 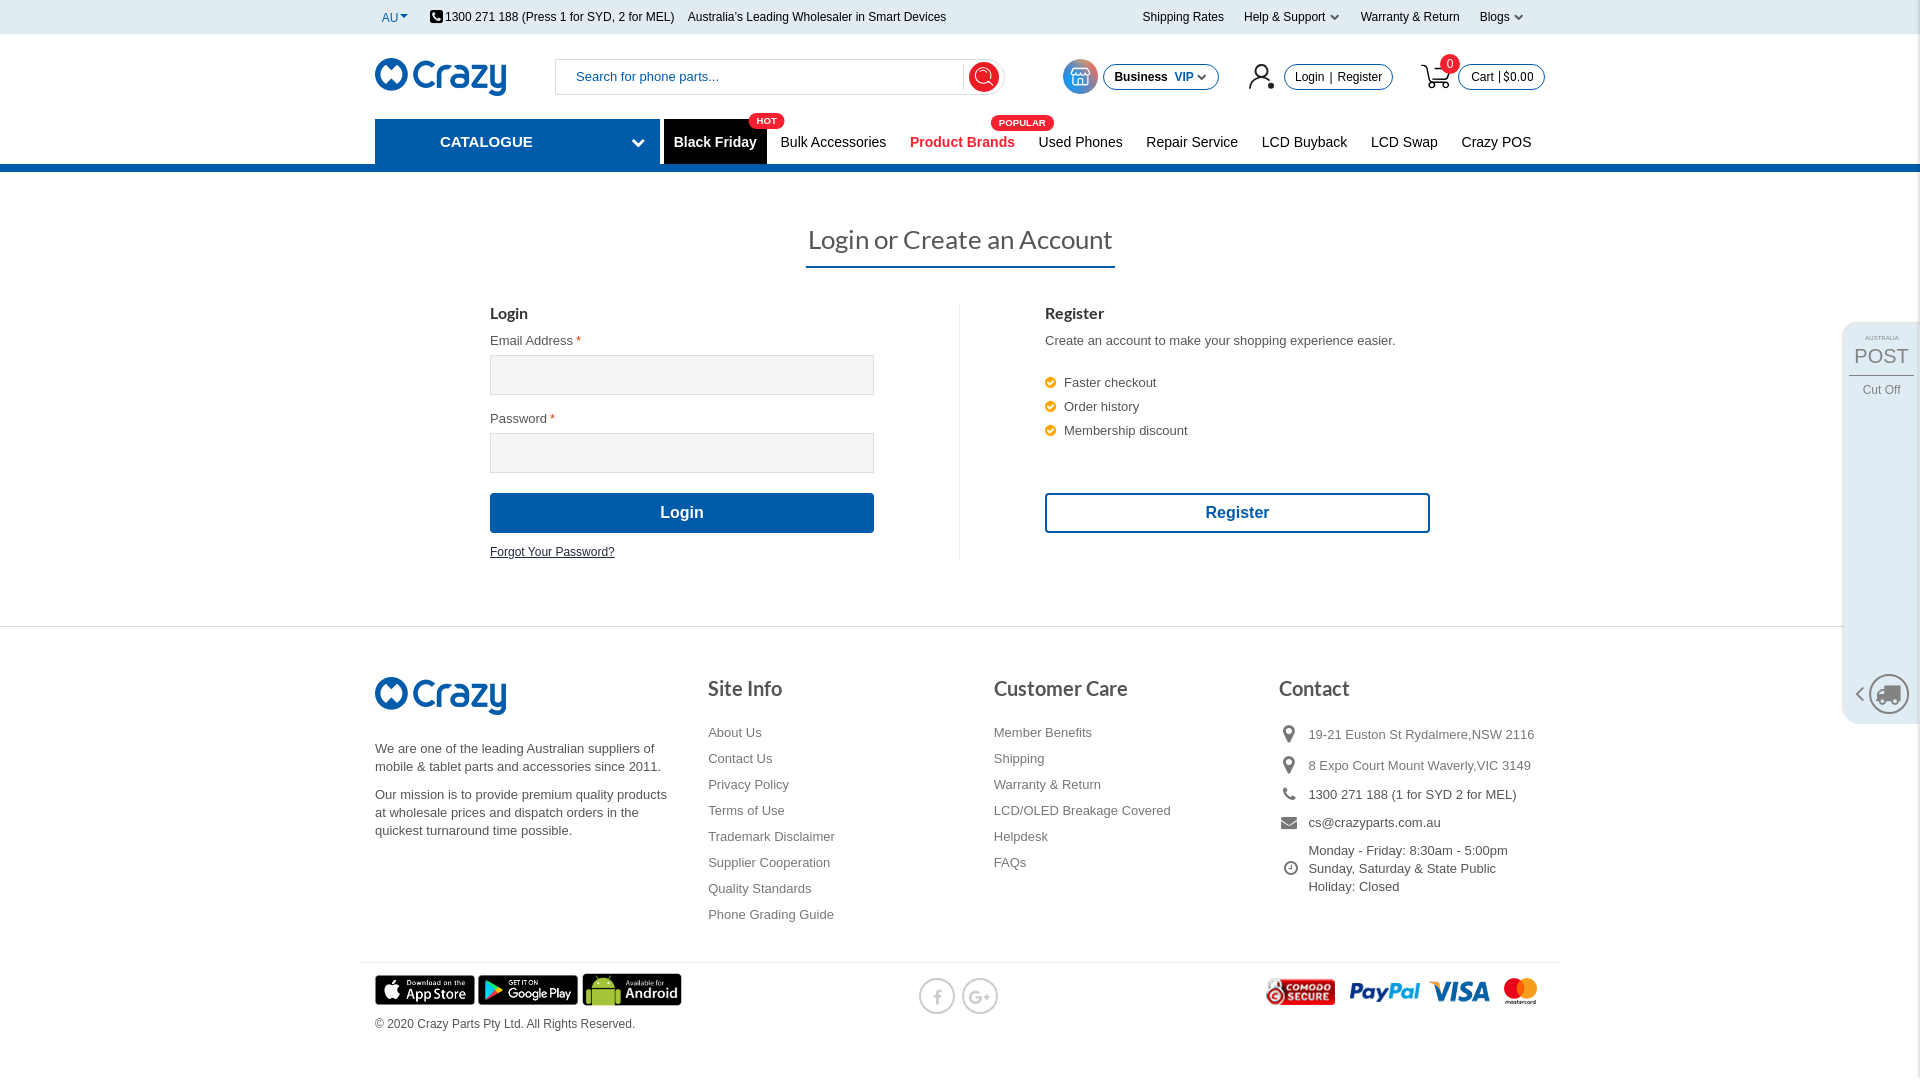 What do you see at coordinates (993, 837) in the screenshot?
I see `'Helpdesk'` at bounding box center [993, 837].